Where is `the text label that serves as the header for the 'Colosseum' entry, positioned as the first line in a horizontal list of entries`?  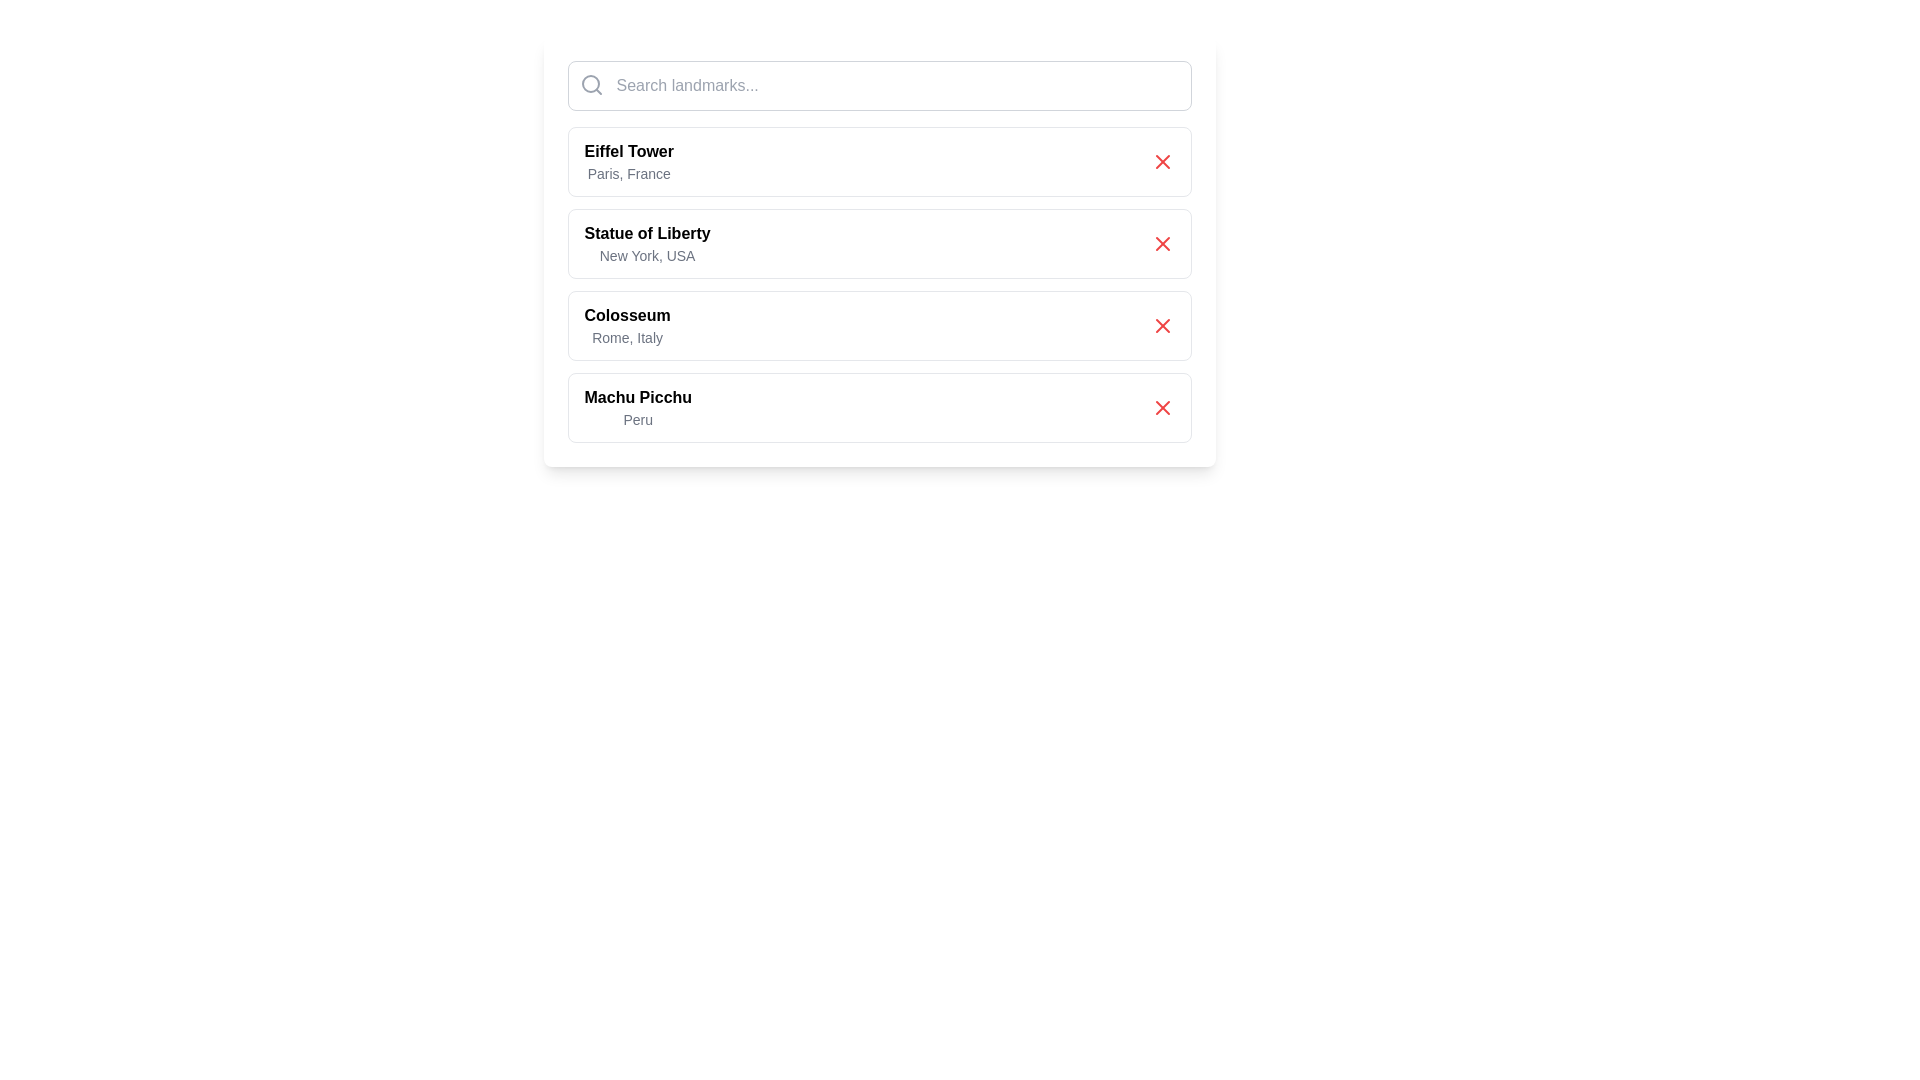
the text label that serves as the header for the 'Colosseum' entry, positioned as the first line in a horizontal list of entries is located at coordinates (626, 315).